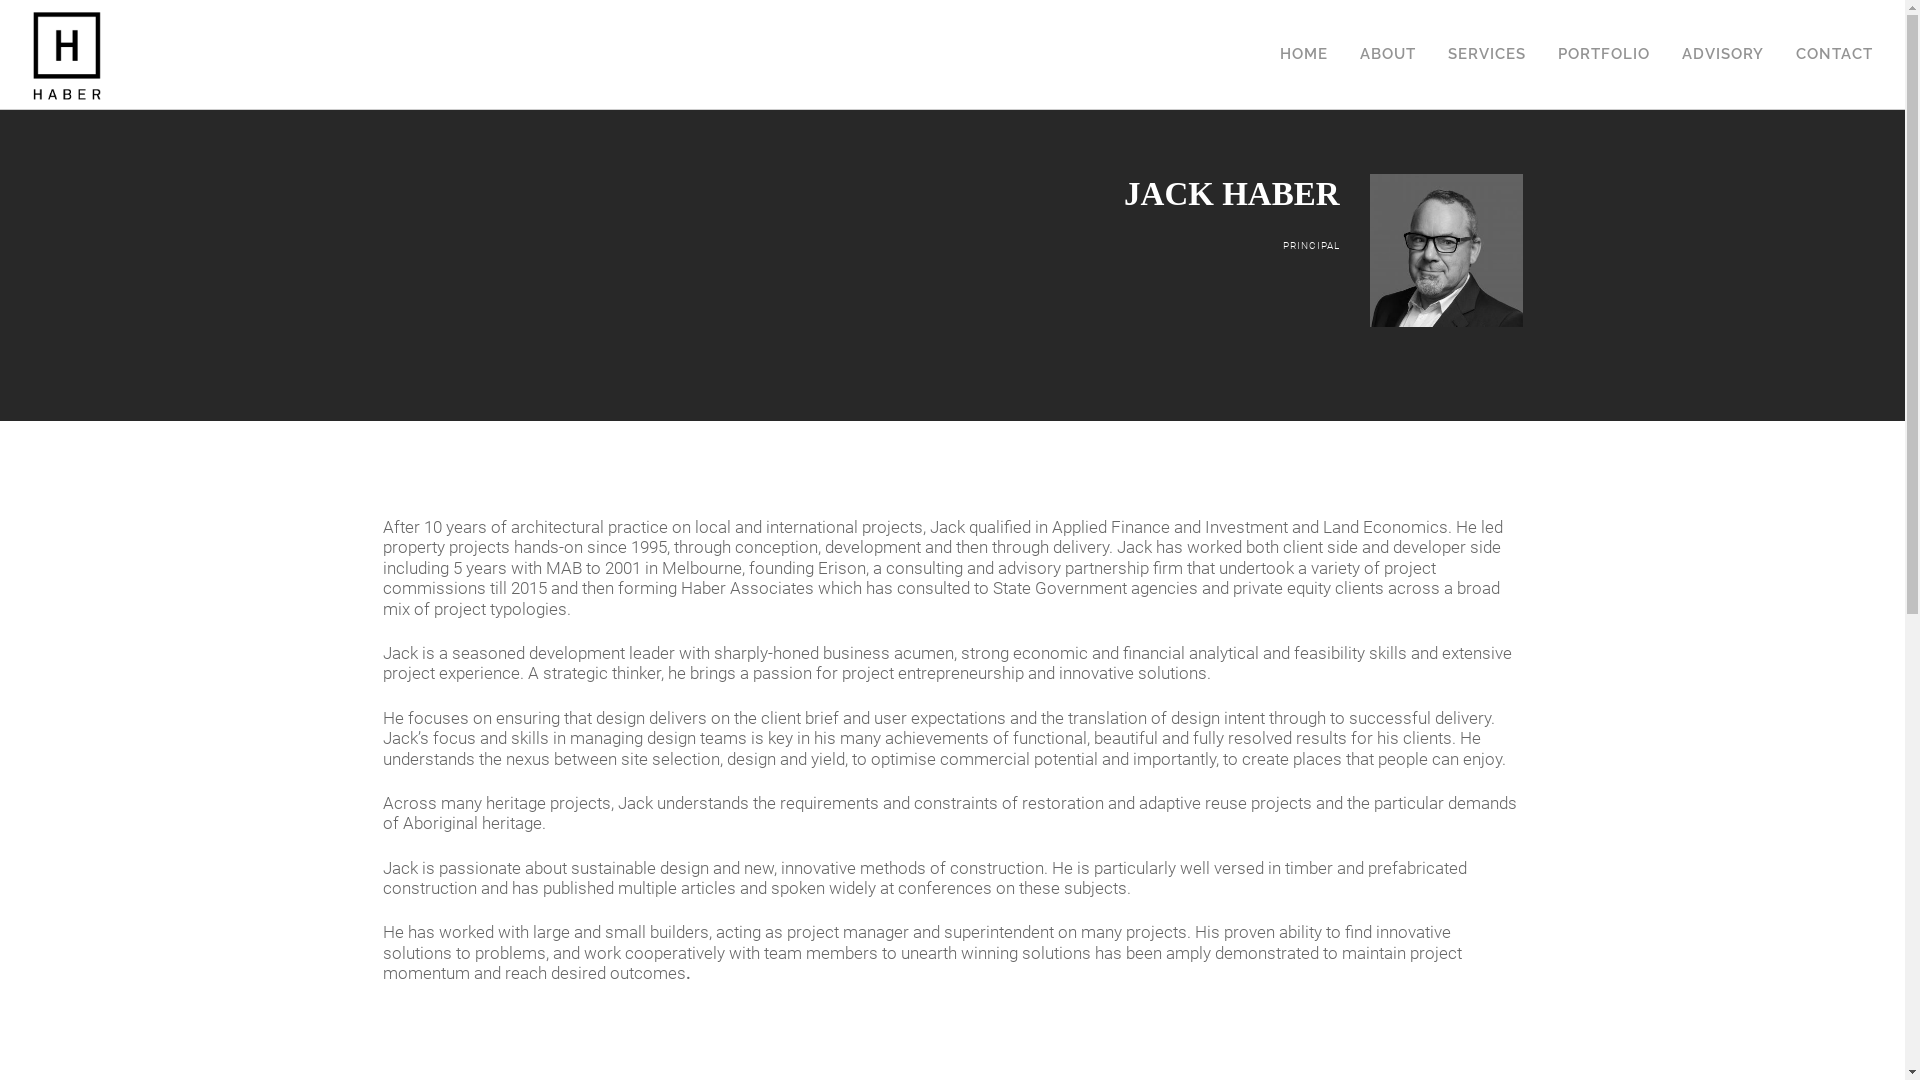 The width and height of the screenshot is (1920, 1080). Describe the element at coordinates (1834, 27) in the screenshot. I see `'CONTACT'` at that location.